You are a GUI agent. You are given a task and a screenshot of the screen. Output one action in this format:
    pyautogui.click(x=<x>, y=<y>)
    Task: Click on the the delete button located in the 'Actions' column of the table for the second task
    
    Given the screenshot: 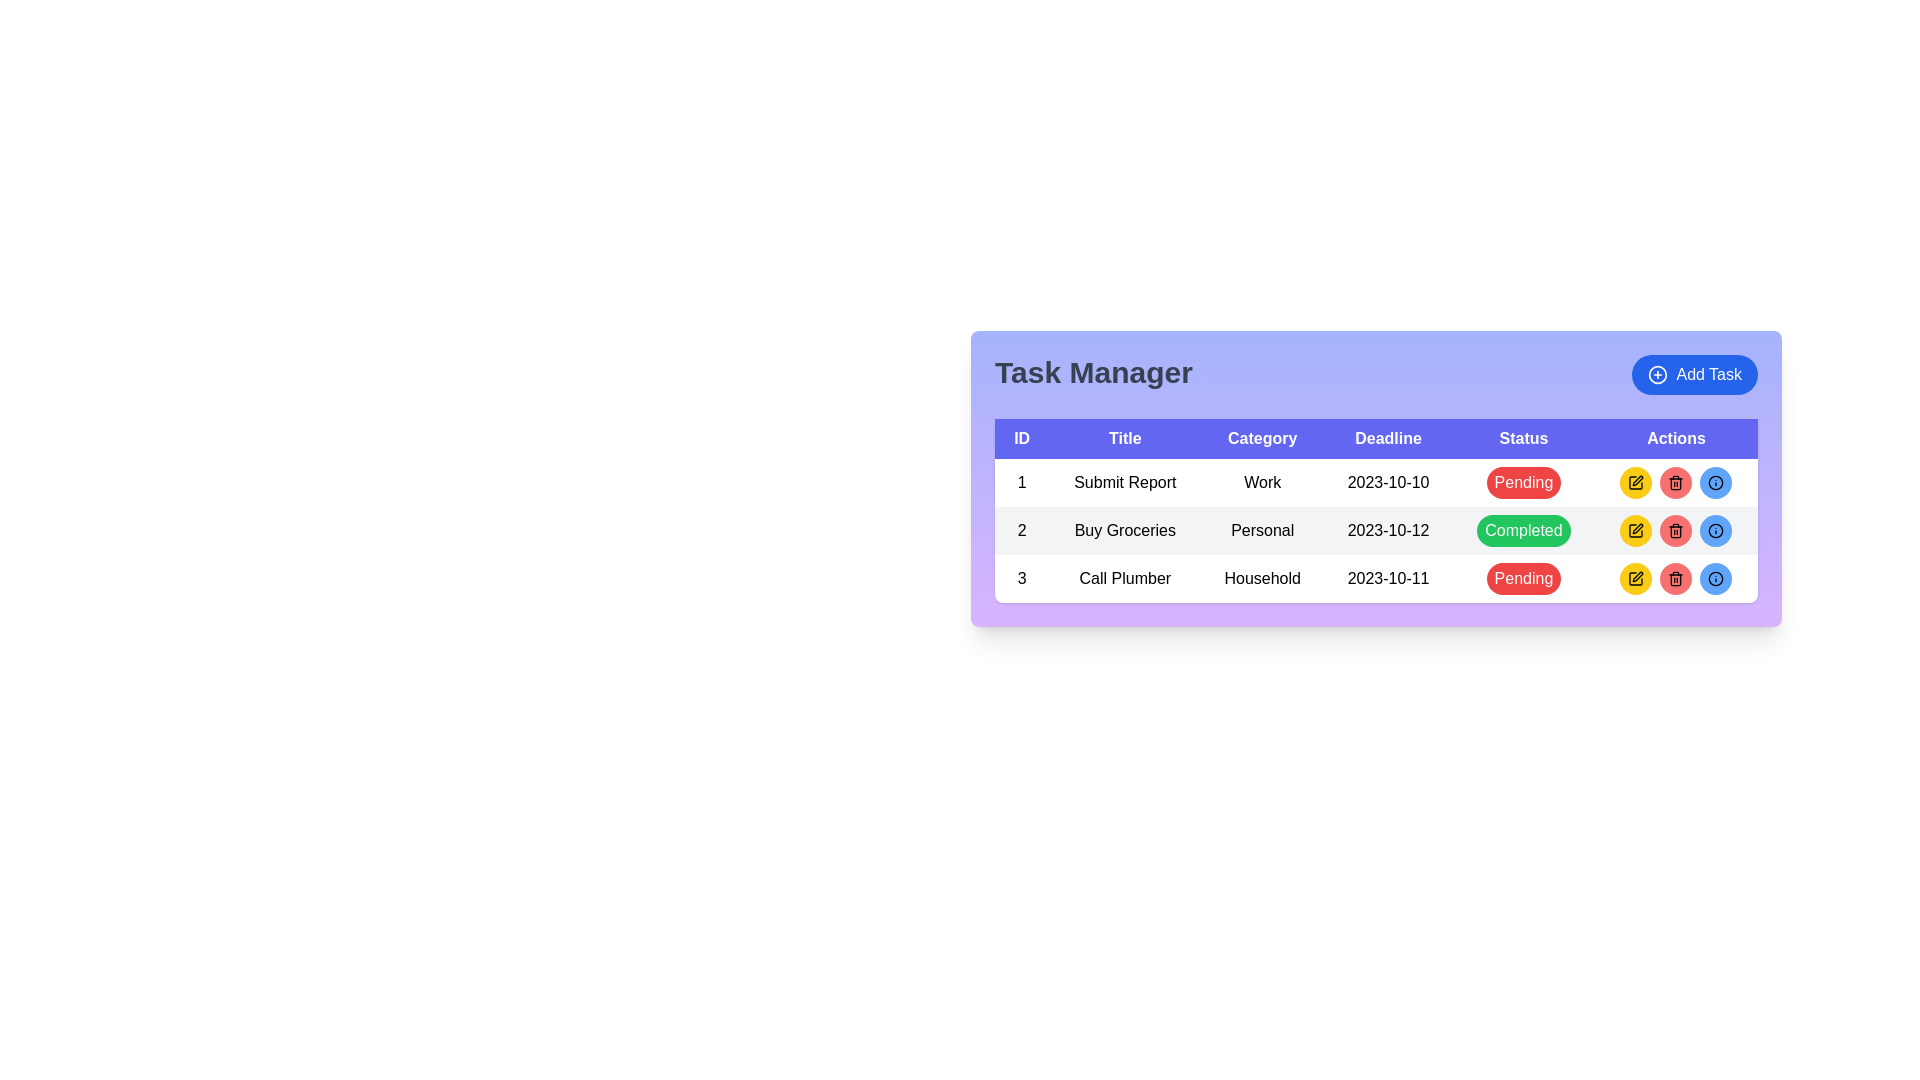 What is the action you would take?
    pyautogui.click(x=1675, y=530)
    